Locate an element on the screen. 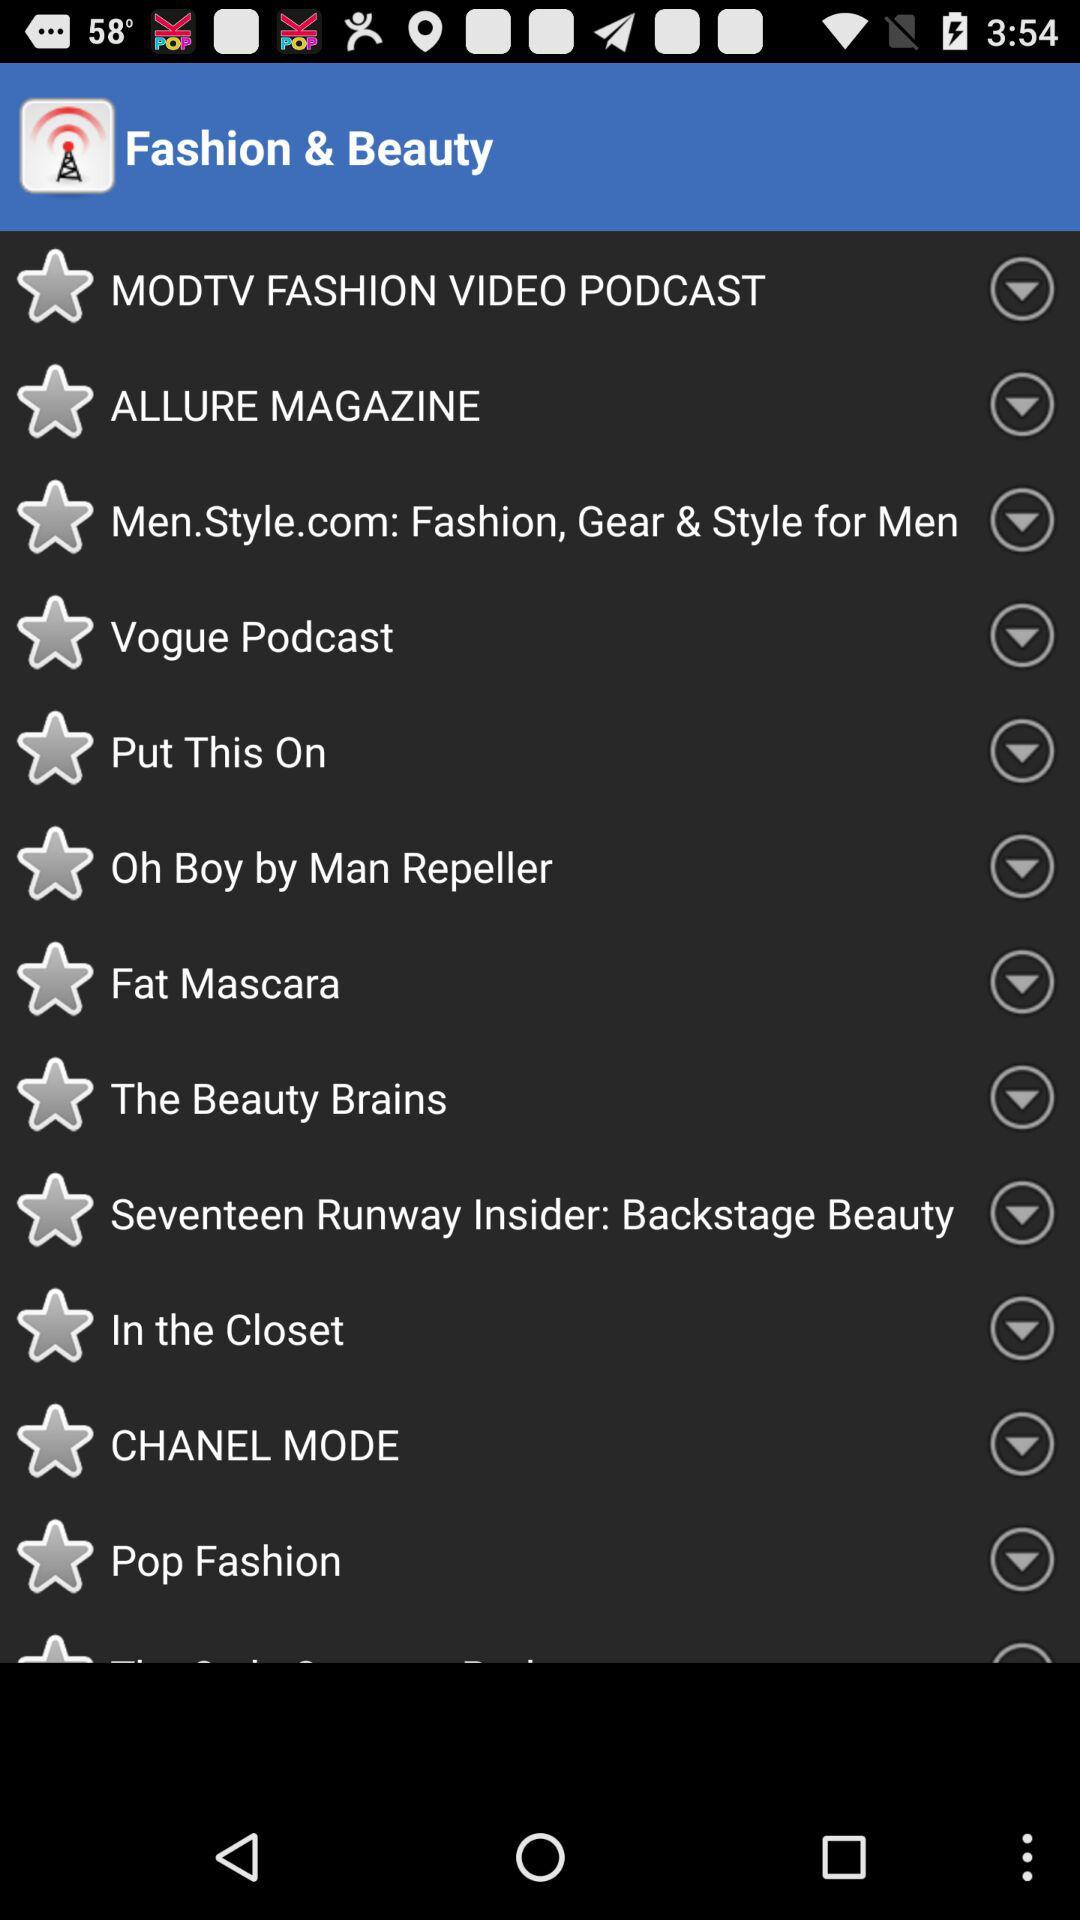 Image resolution: width=1080 pixels, height=1920 pixels. the fat mascara app is located at coordinates (536, 981).